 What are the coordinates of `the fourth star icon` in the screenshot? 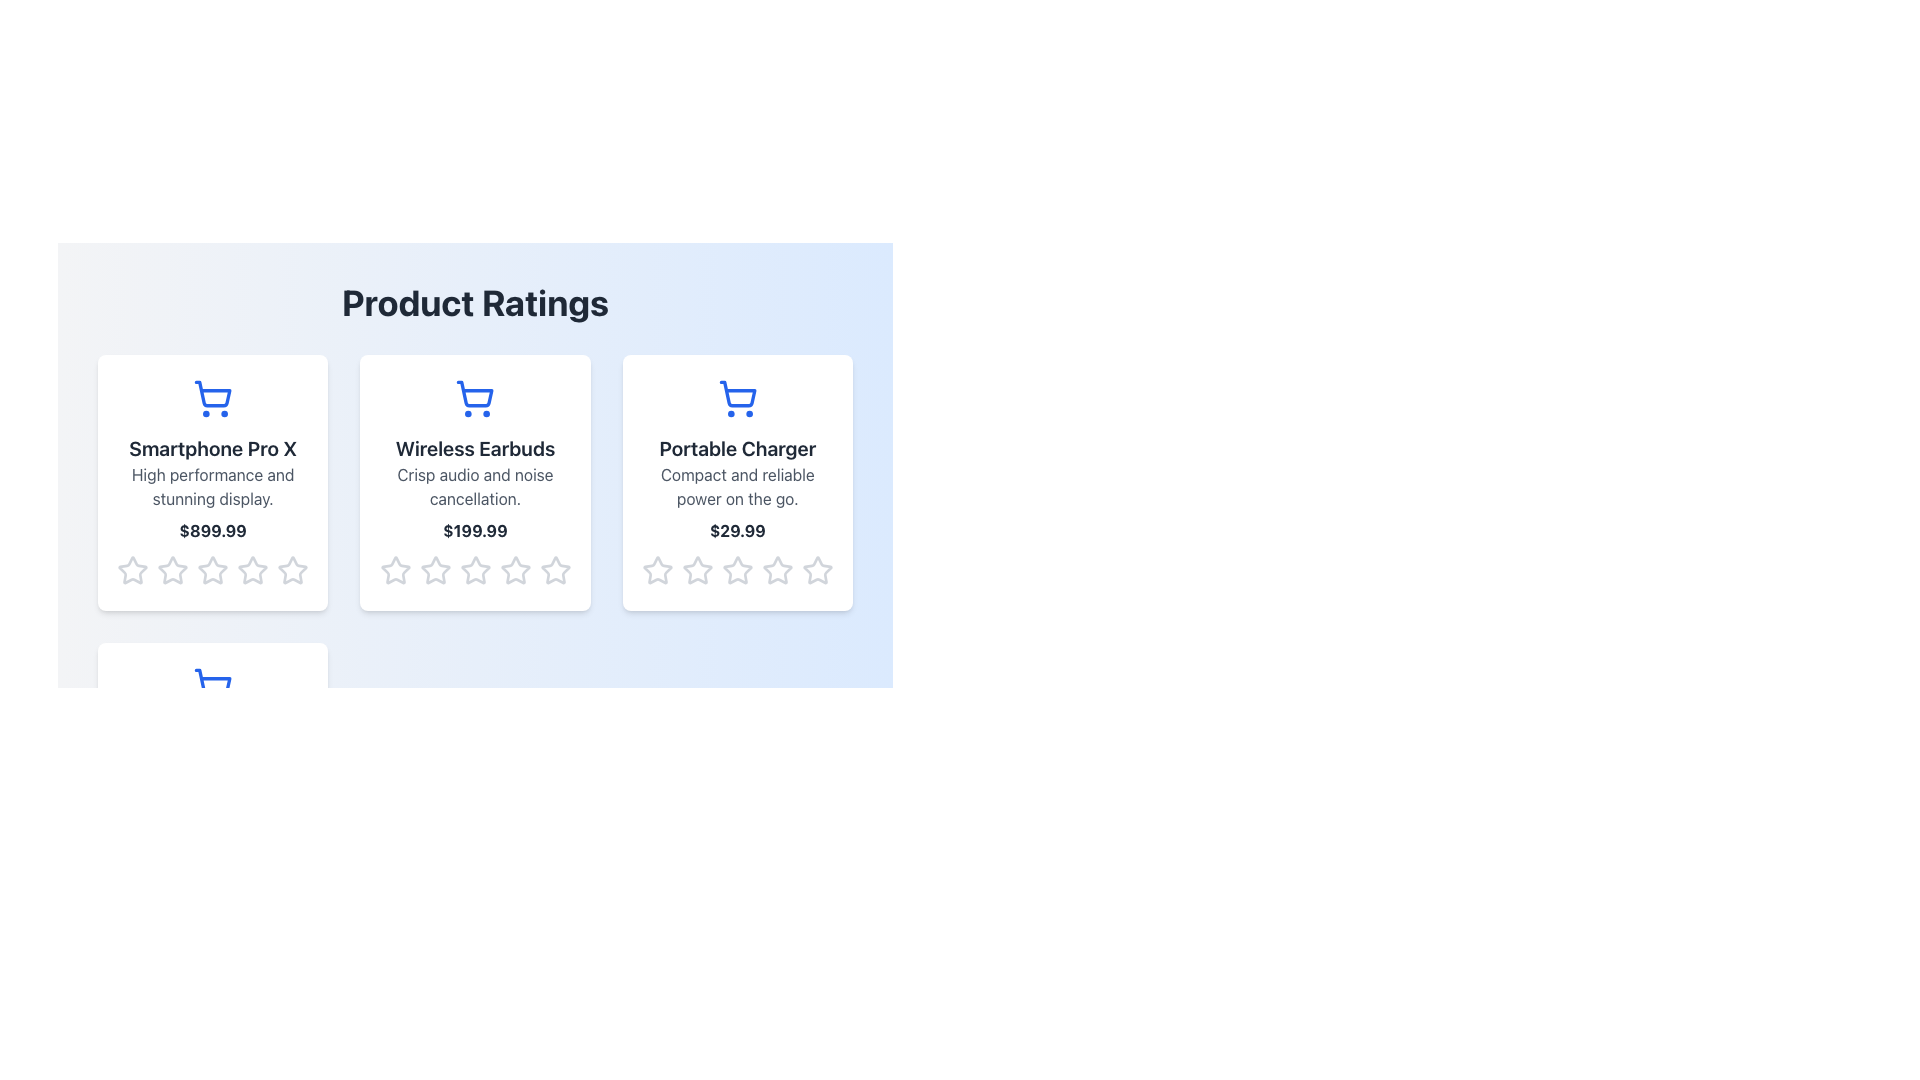 It's located at (776, 570).